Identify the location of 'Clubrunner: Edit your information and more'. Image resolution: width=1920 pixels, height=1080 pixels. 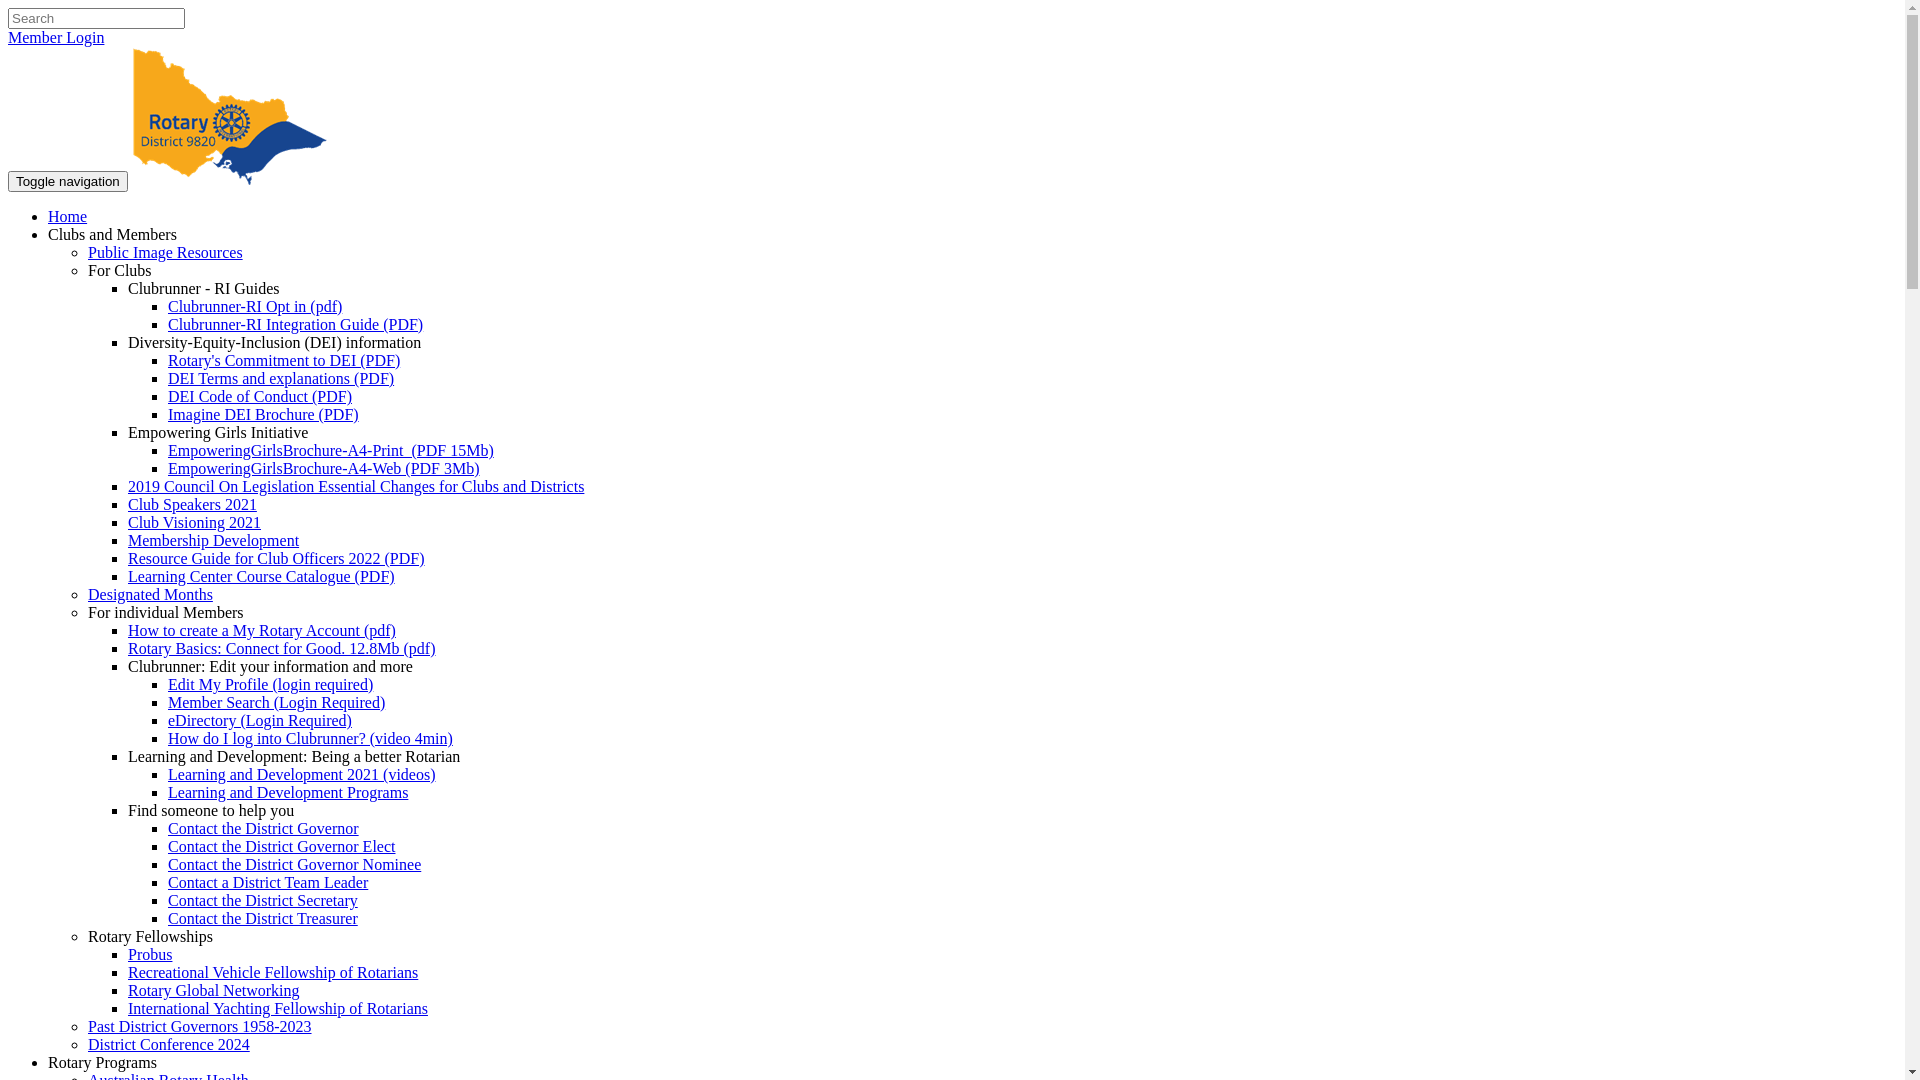
(127, 666).